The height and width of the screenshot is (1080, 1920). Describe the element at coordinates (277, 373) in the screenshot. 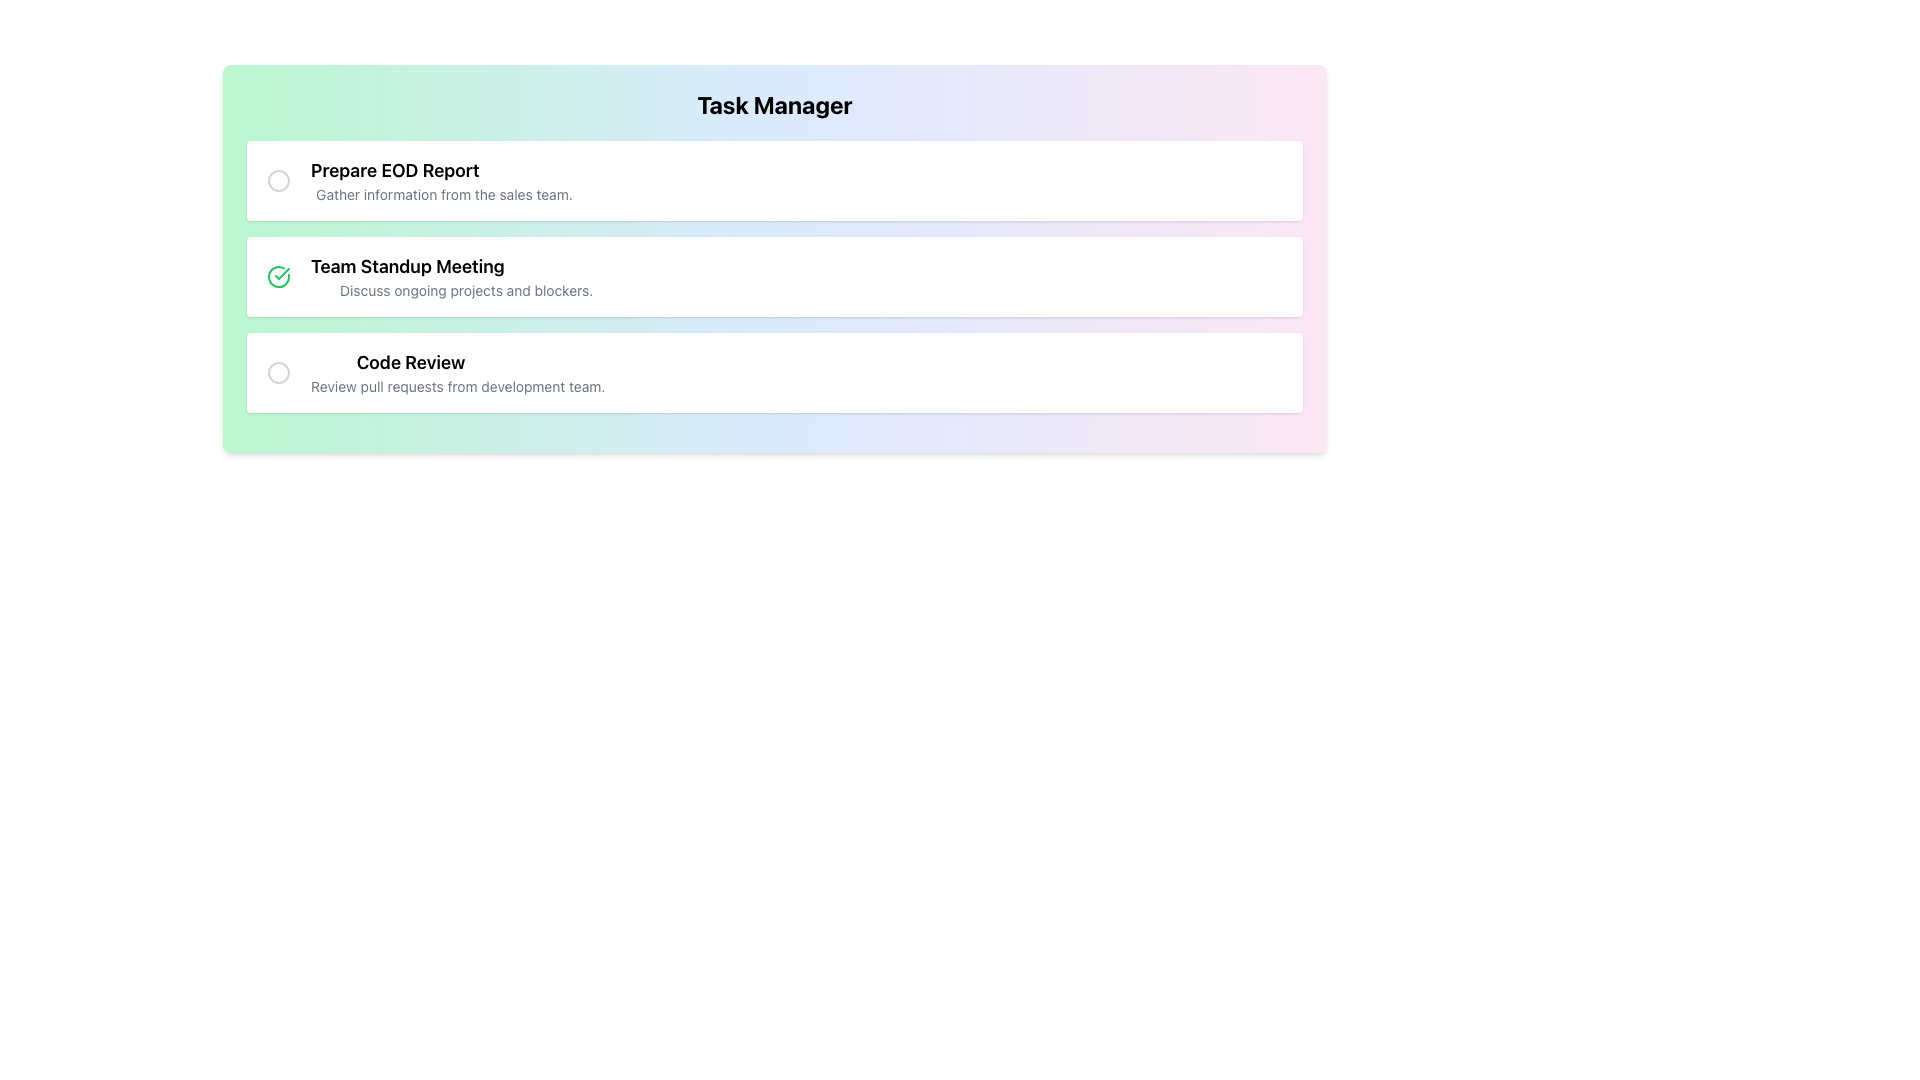

I see `the circular selectable icon with a light gray outline and dotted center located on the left side of the 'Code Review' item in the task list` at that location.